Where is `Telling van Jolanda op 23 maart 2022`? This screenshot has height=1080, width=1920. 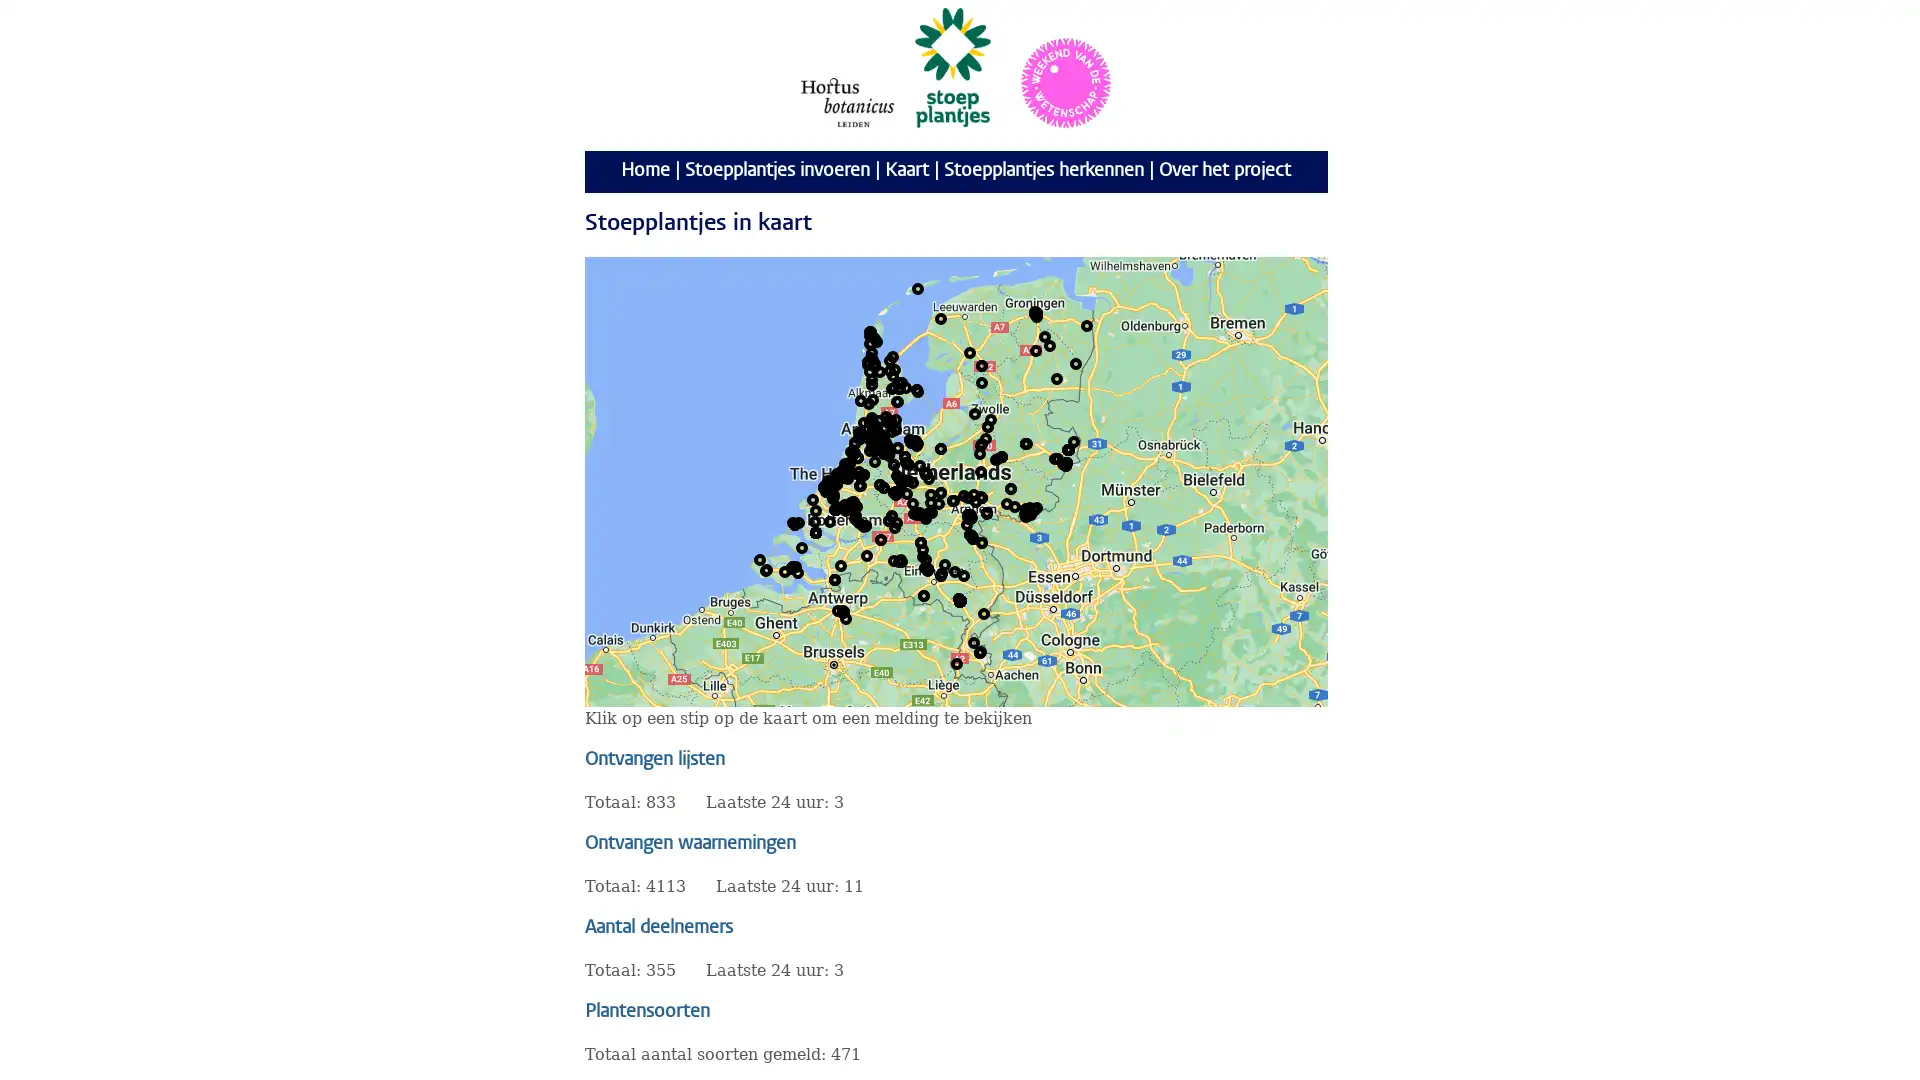
Telling van Jolanda op 23 maart 2022 is located at coordinates (900, 559).